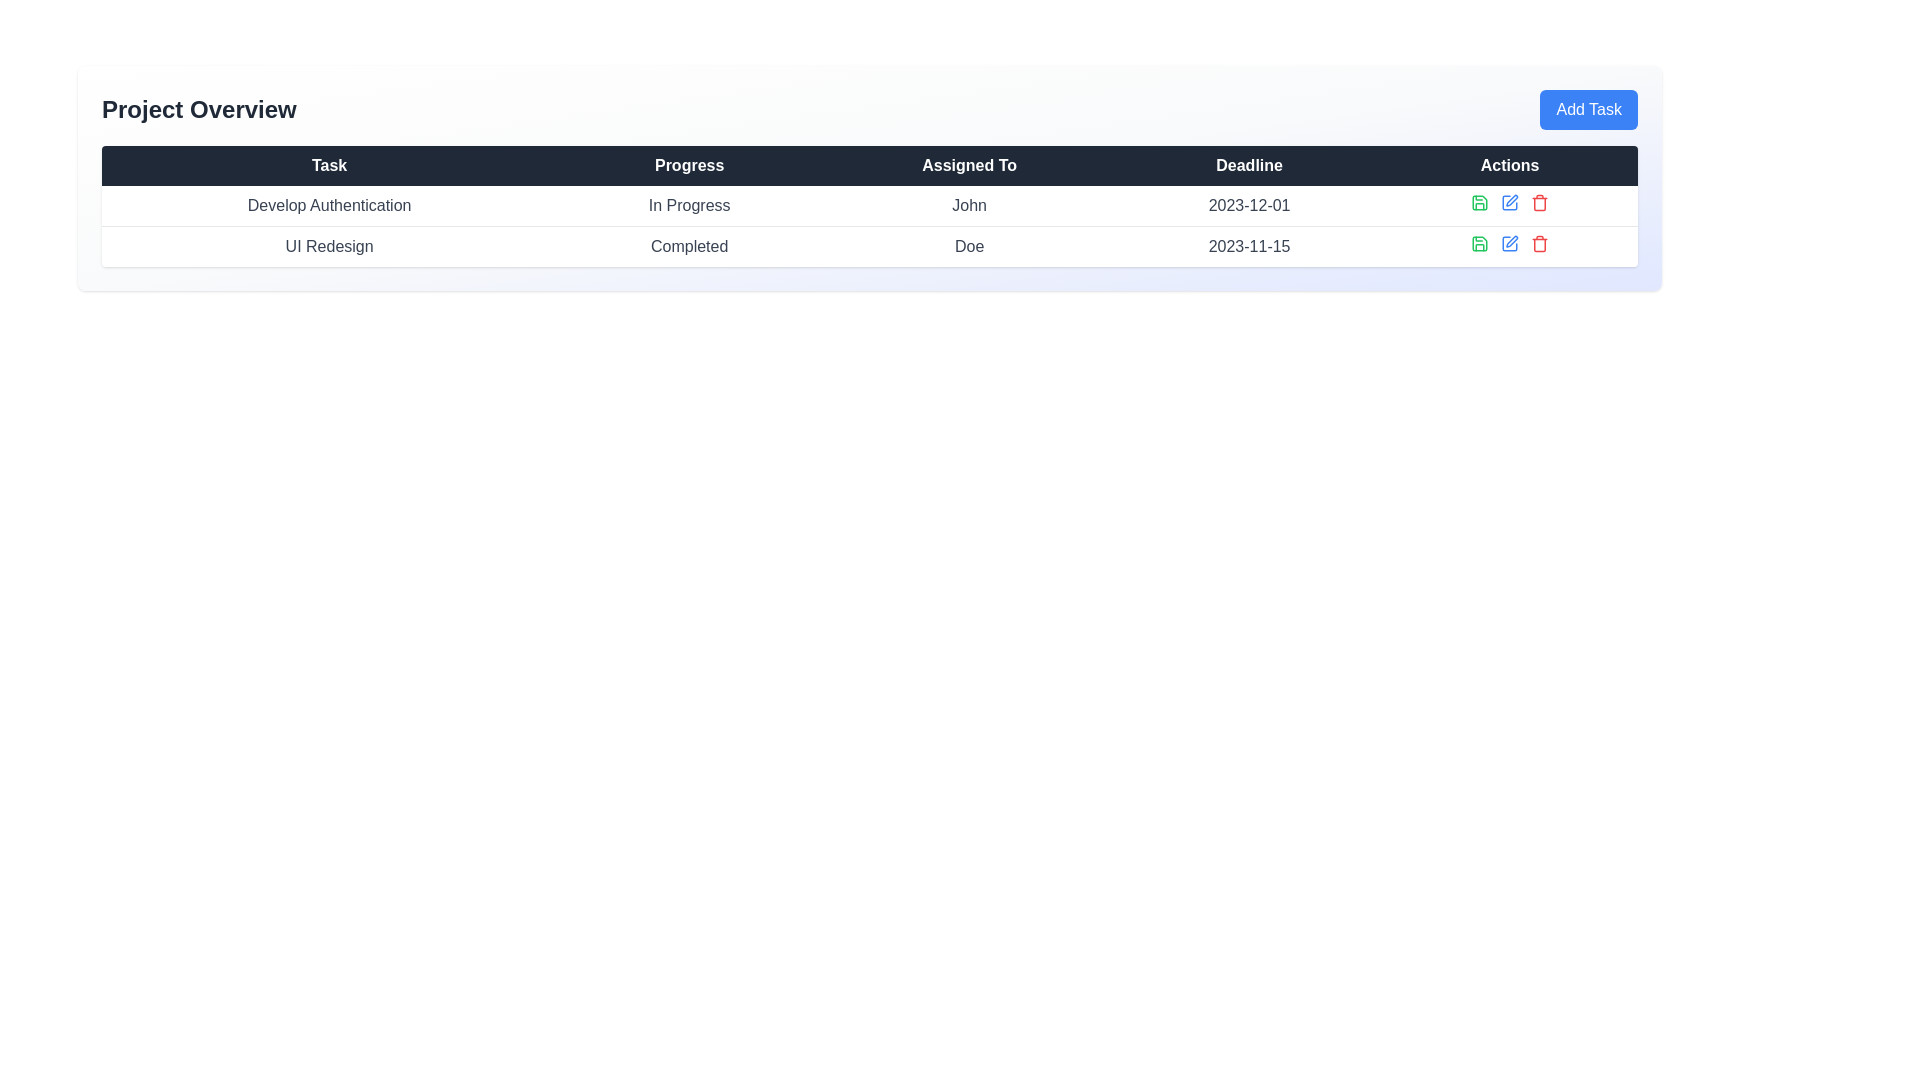  I want to click on the green save icon button located in the 'Actions' column of the first row in the table to change its color, so click(1479, 203).